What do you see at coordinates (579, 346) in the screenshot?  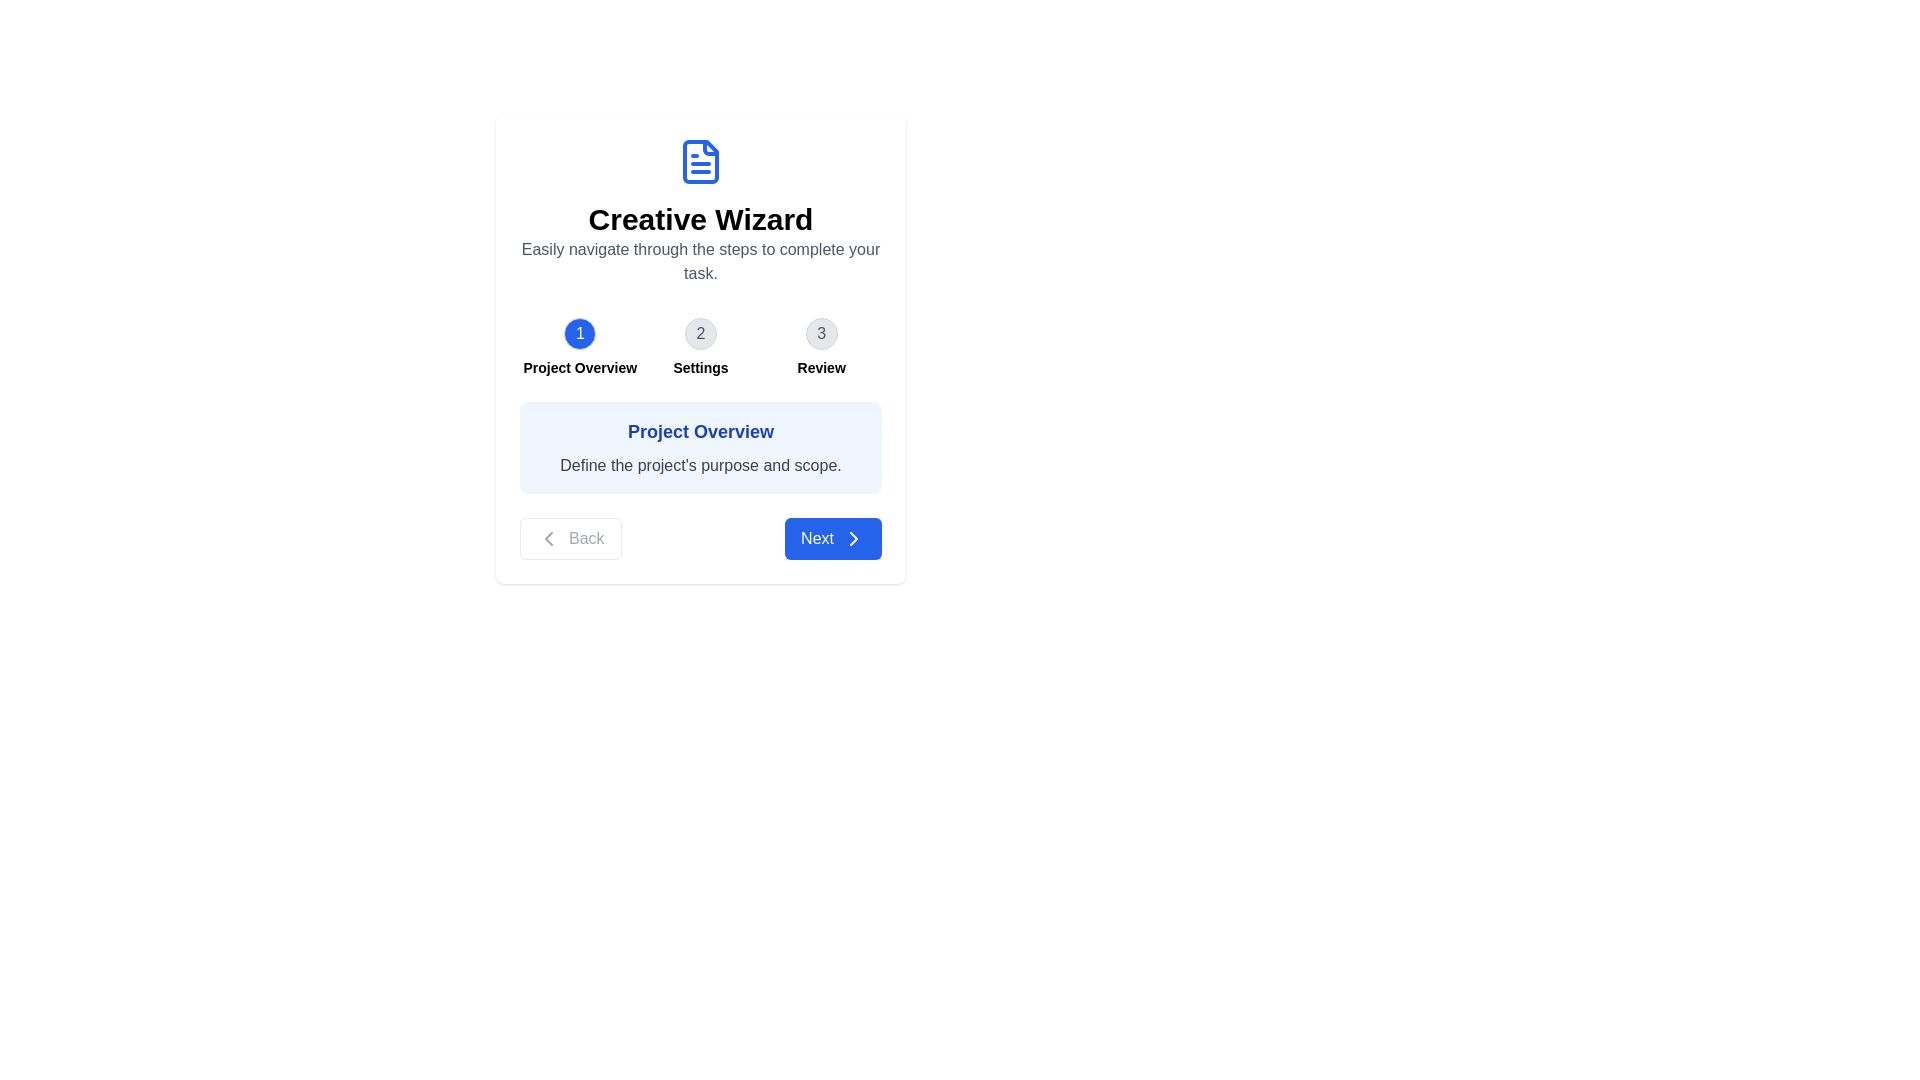 I see `text of the Step indicator labeled 'Project Overview' which is the first step in the navigation process, positioned to the far left of the step navigation bar` at bounding box center [579, 346].